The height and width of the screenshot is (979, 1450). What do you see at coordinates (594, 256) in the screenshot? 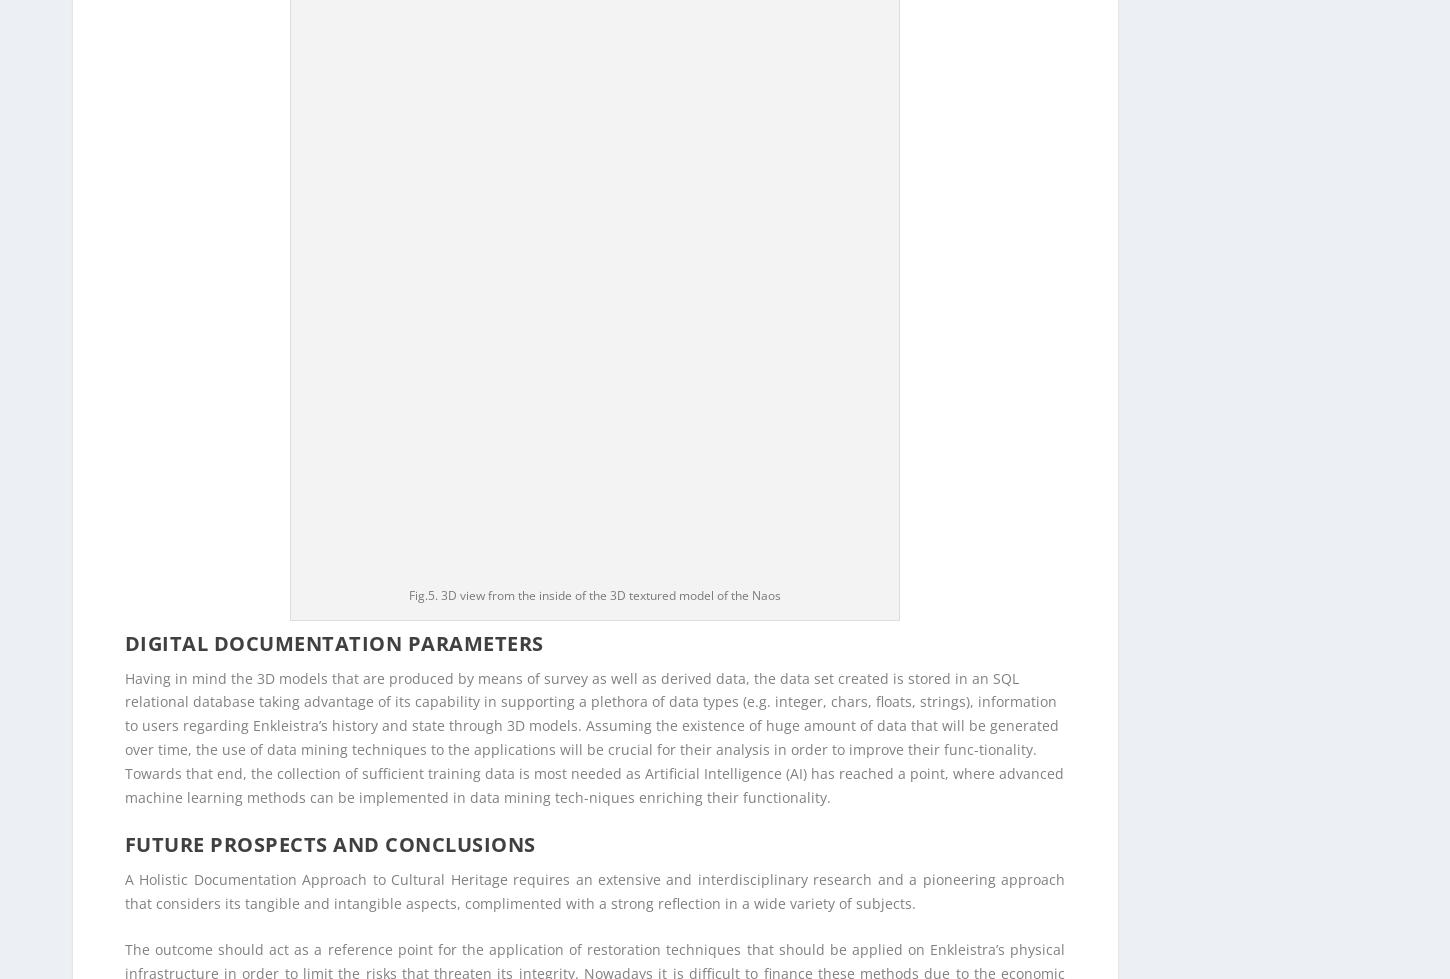
I see `'The outcome should act as a reference point for the application of restoration techniques that should be applied on Enkleistra’s physical infrastructure in order to limit the risks that threaten its integrity. Nowadays it is difficult to finance these methods due to the economic crisis that exists in the Mediterranean countries, however an important measure that should be taken into consideration is the listing of Enkleistra on UNESCO’s World Heritage Catalogue as a cultural heritage site of outstanding universal value from historical point of view by meeting certain criteria that should apply on its tangible form, leading this way in the raise of both domestic and global awareness towards its protection and conservation.'` at bounding box center [594, 256].